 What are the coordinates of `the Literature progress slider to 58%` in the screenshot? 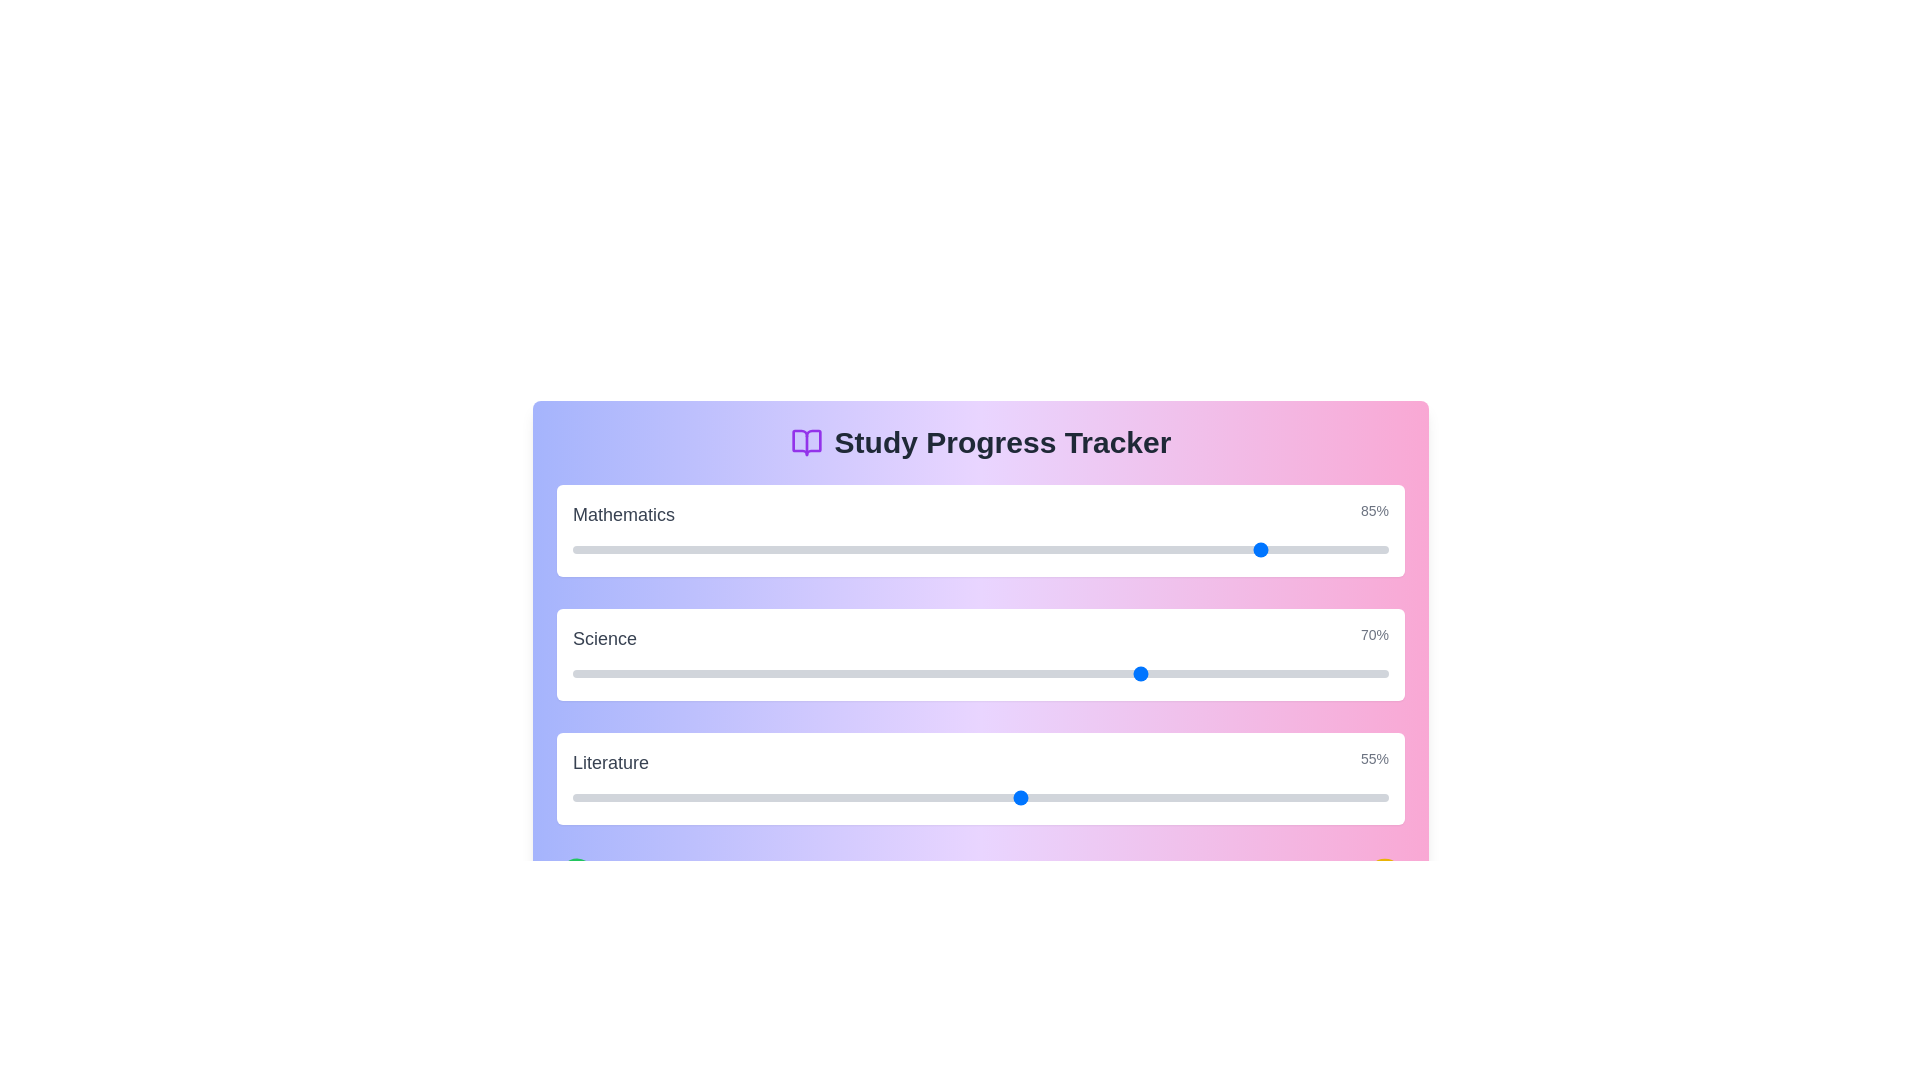 It's located at (1045, 797).